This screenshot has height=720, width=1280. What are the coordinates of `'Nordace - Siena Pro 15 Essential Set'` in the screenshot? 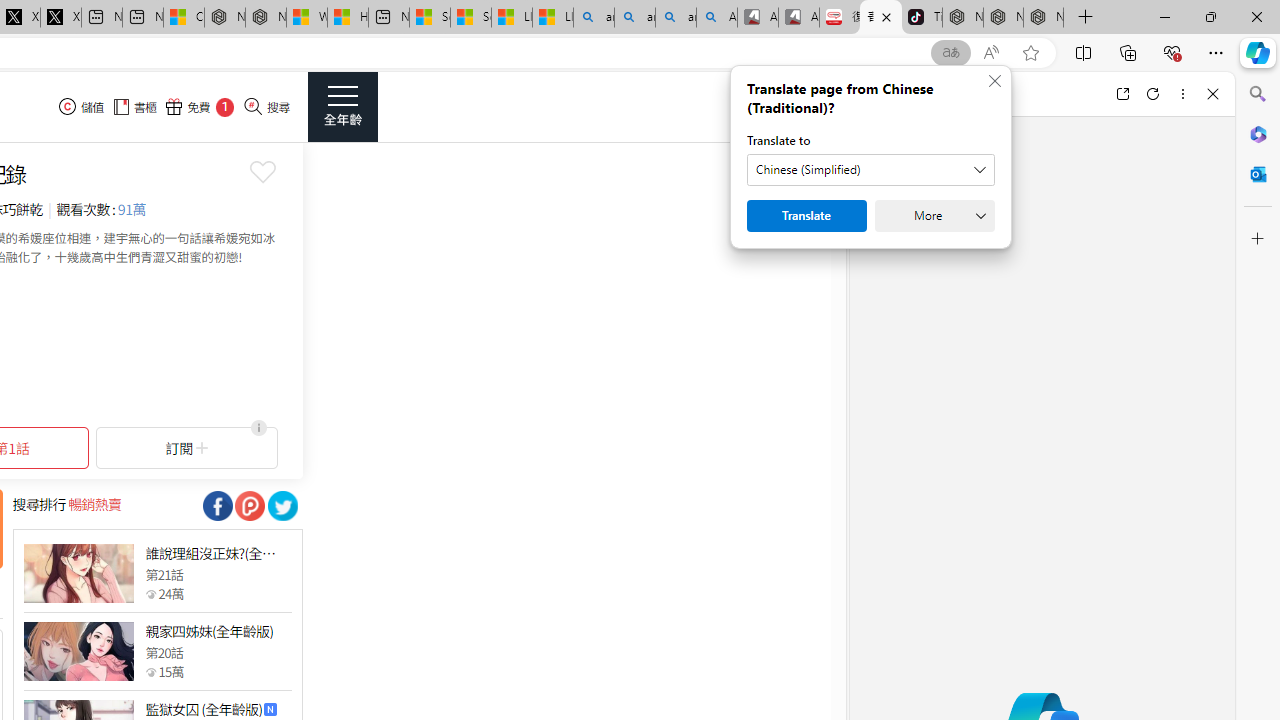 It's located at (1042, 17).